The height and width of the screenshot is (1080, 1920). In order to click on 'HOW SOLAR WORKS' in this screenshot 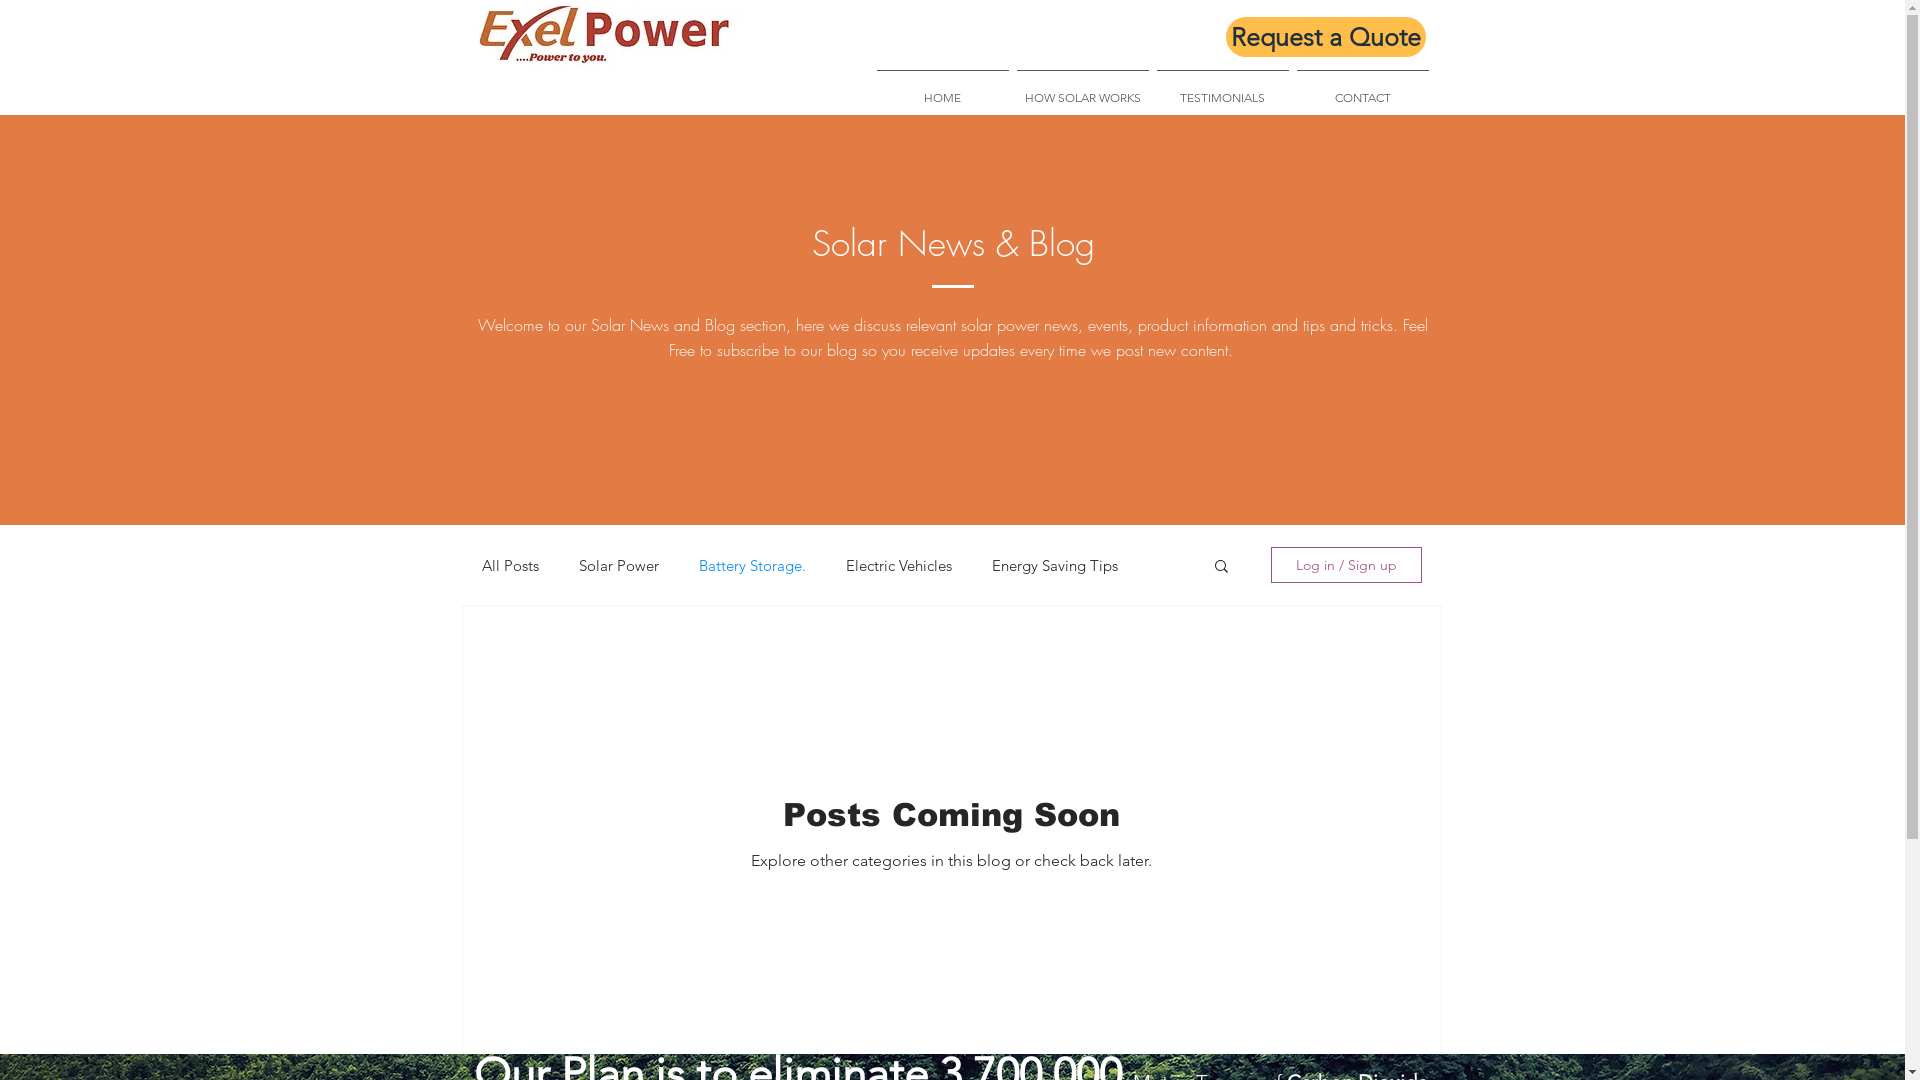, I will do `click(1080, 87)`.